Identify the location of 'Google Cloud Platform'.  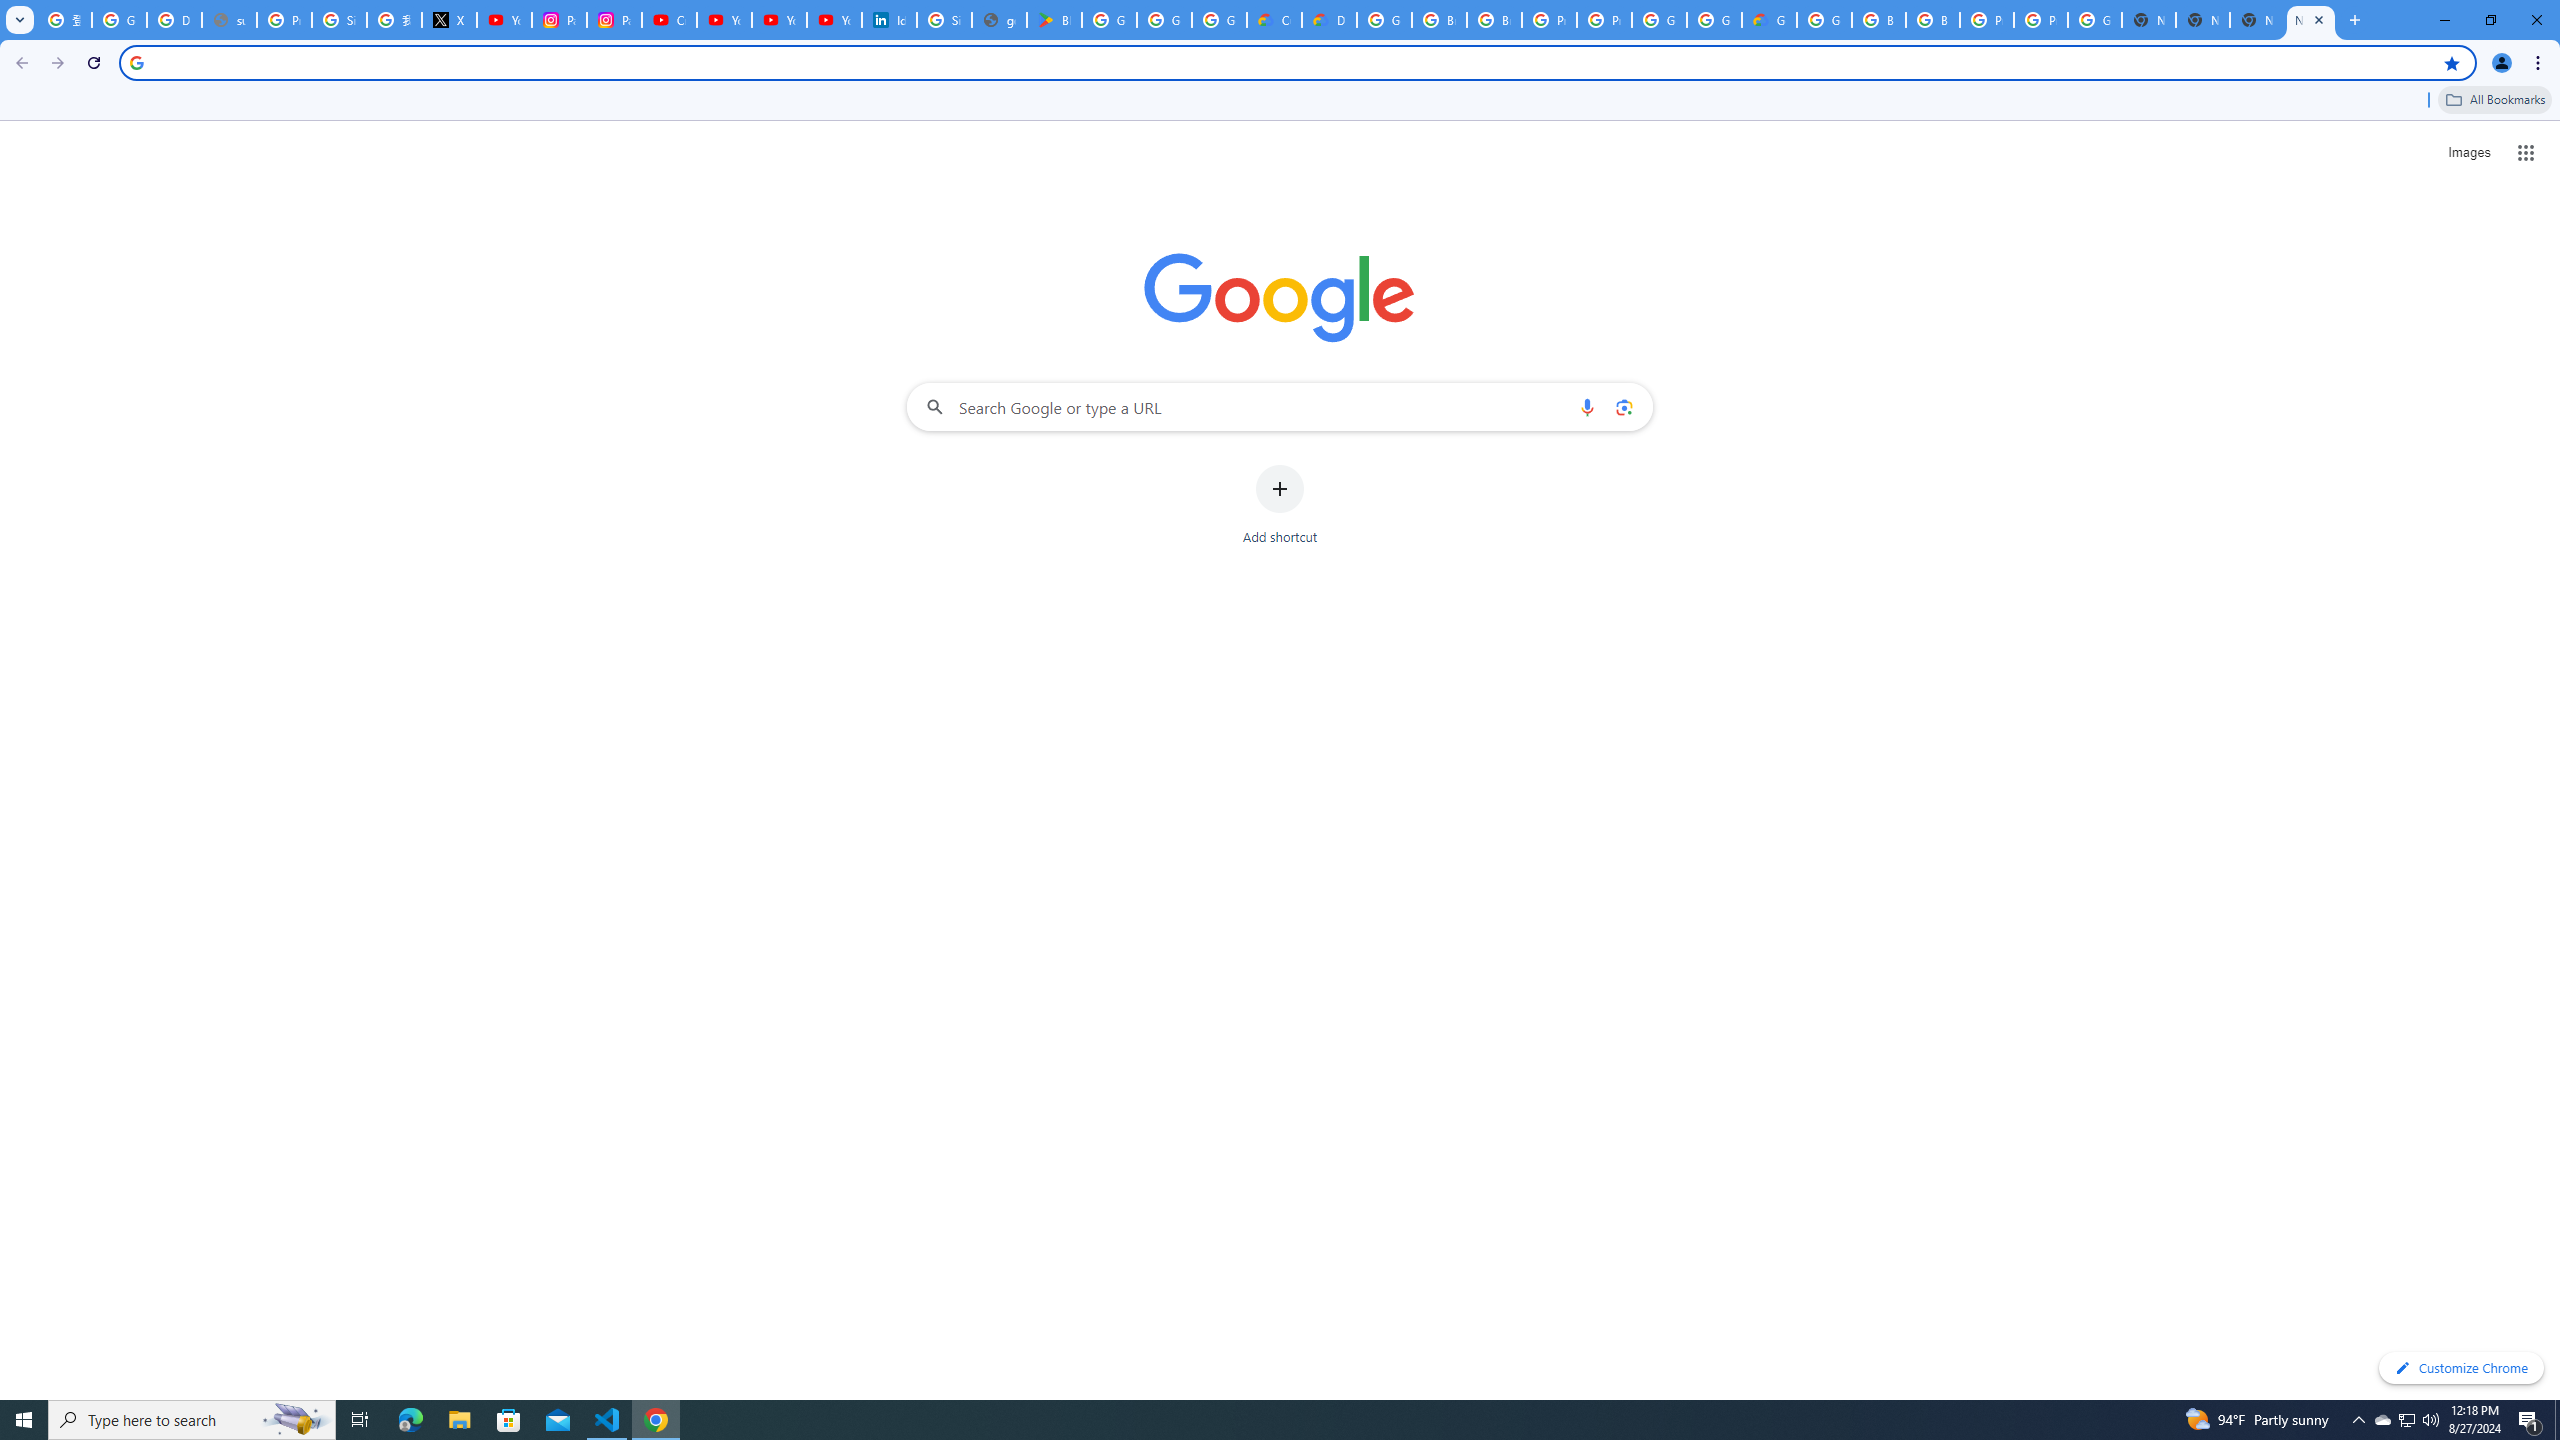
(1658, 19).